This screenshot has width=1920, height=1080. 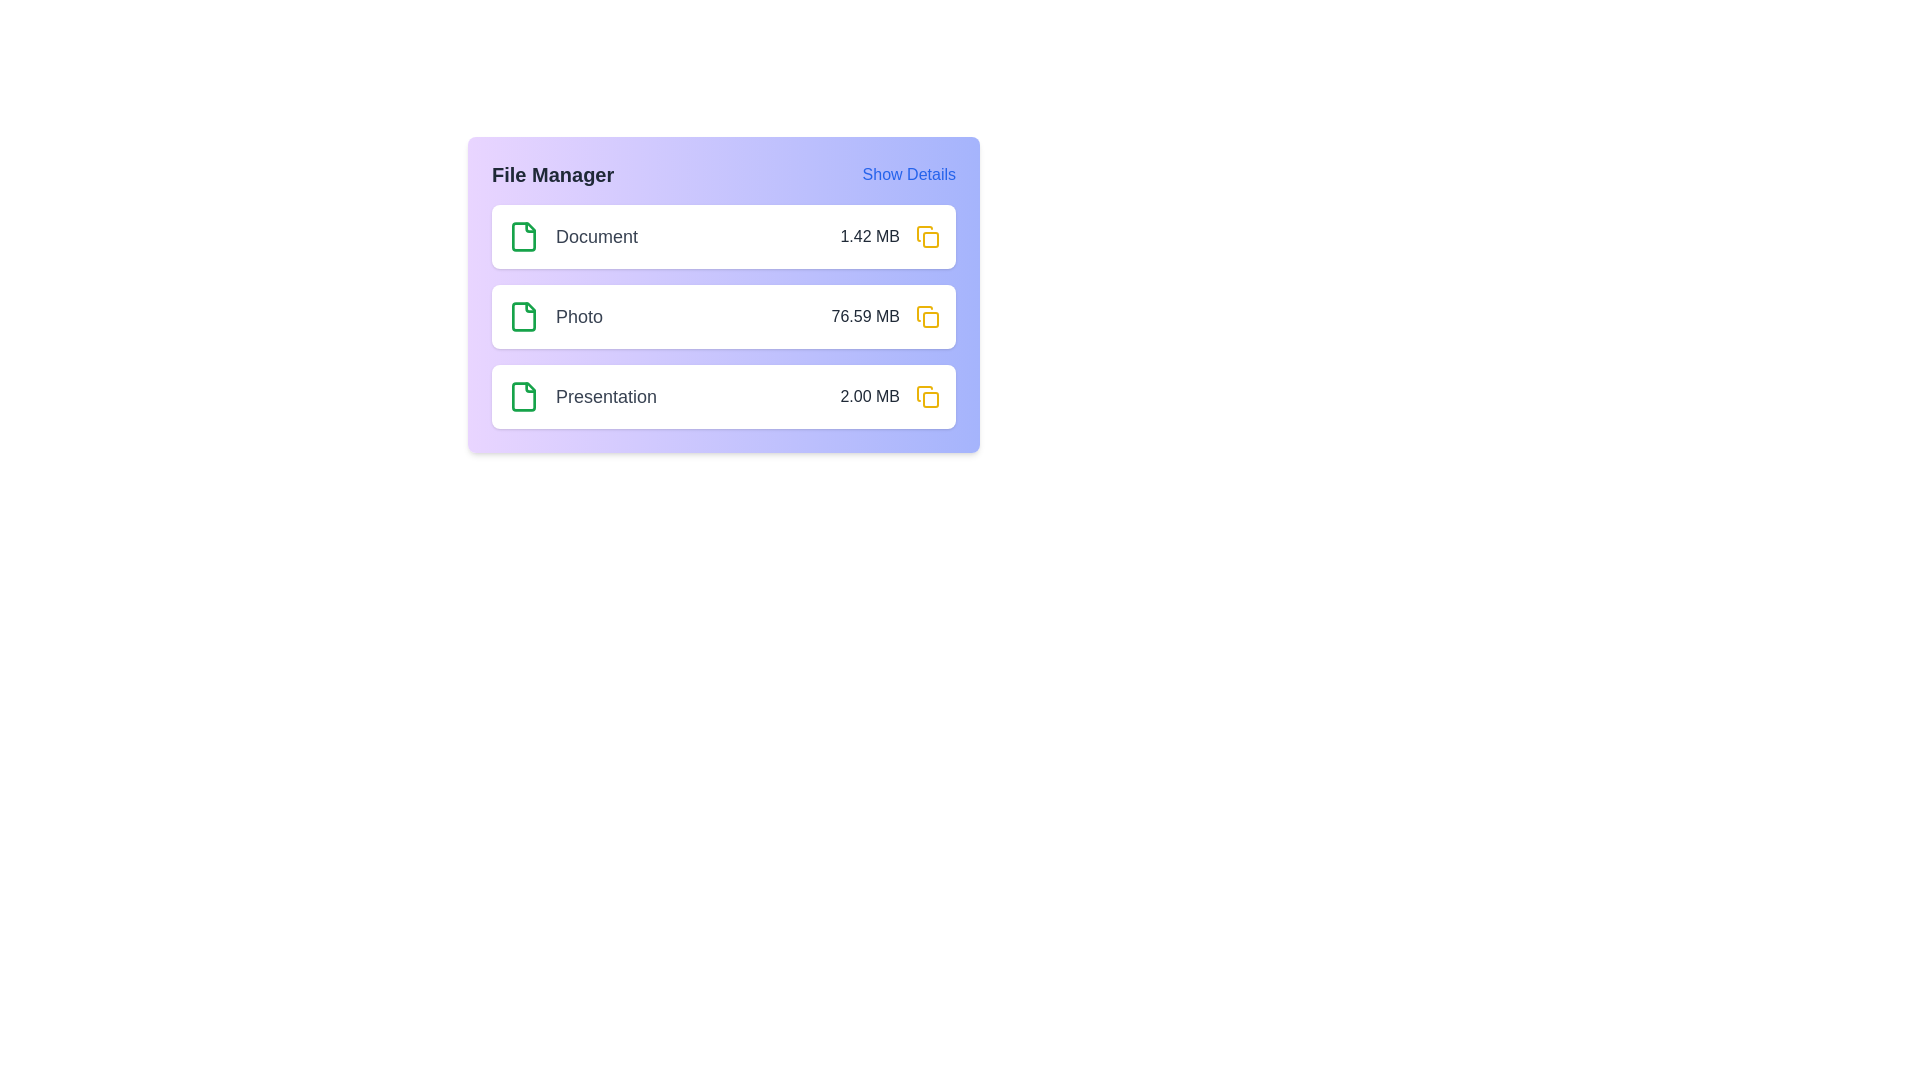 I want to click on the label that identifies the name 'Photo', which is the second entry in a card listing of three entries titled Document, Photo, and Presentation, so click(x=555, y=315).